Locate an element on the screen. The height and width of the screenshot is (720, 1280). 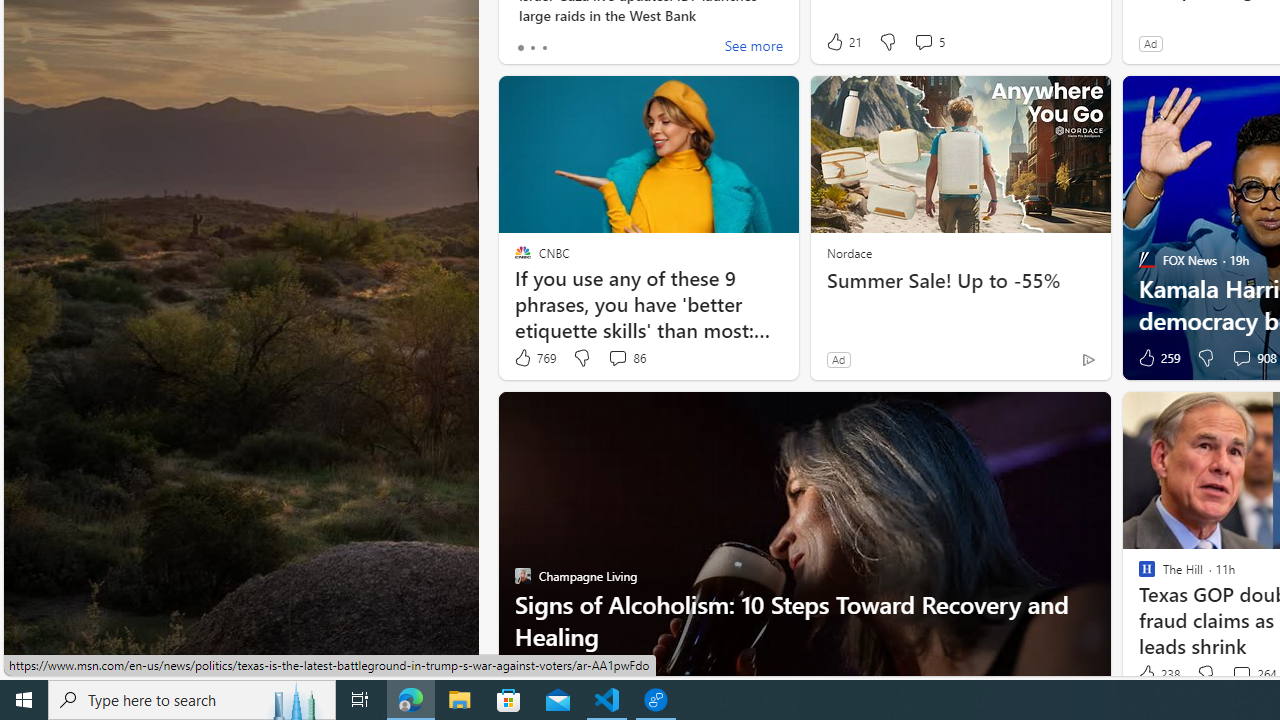
'tab-0' is located at coordinates (520, 46).